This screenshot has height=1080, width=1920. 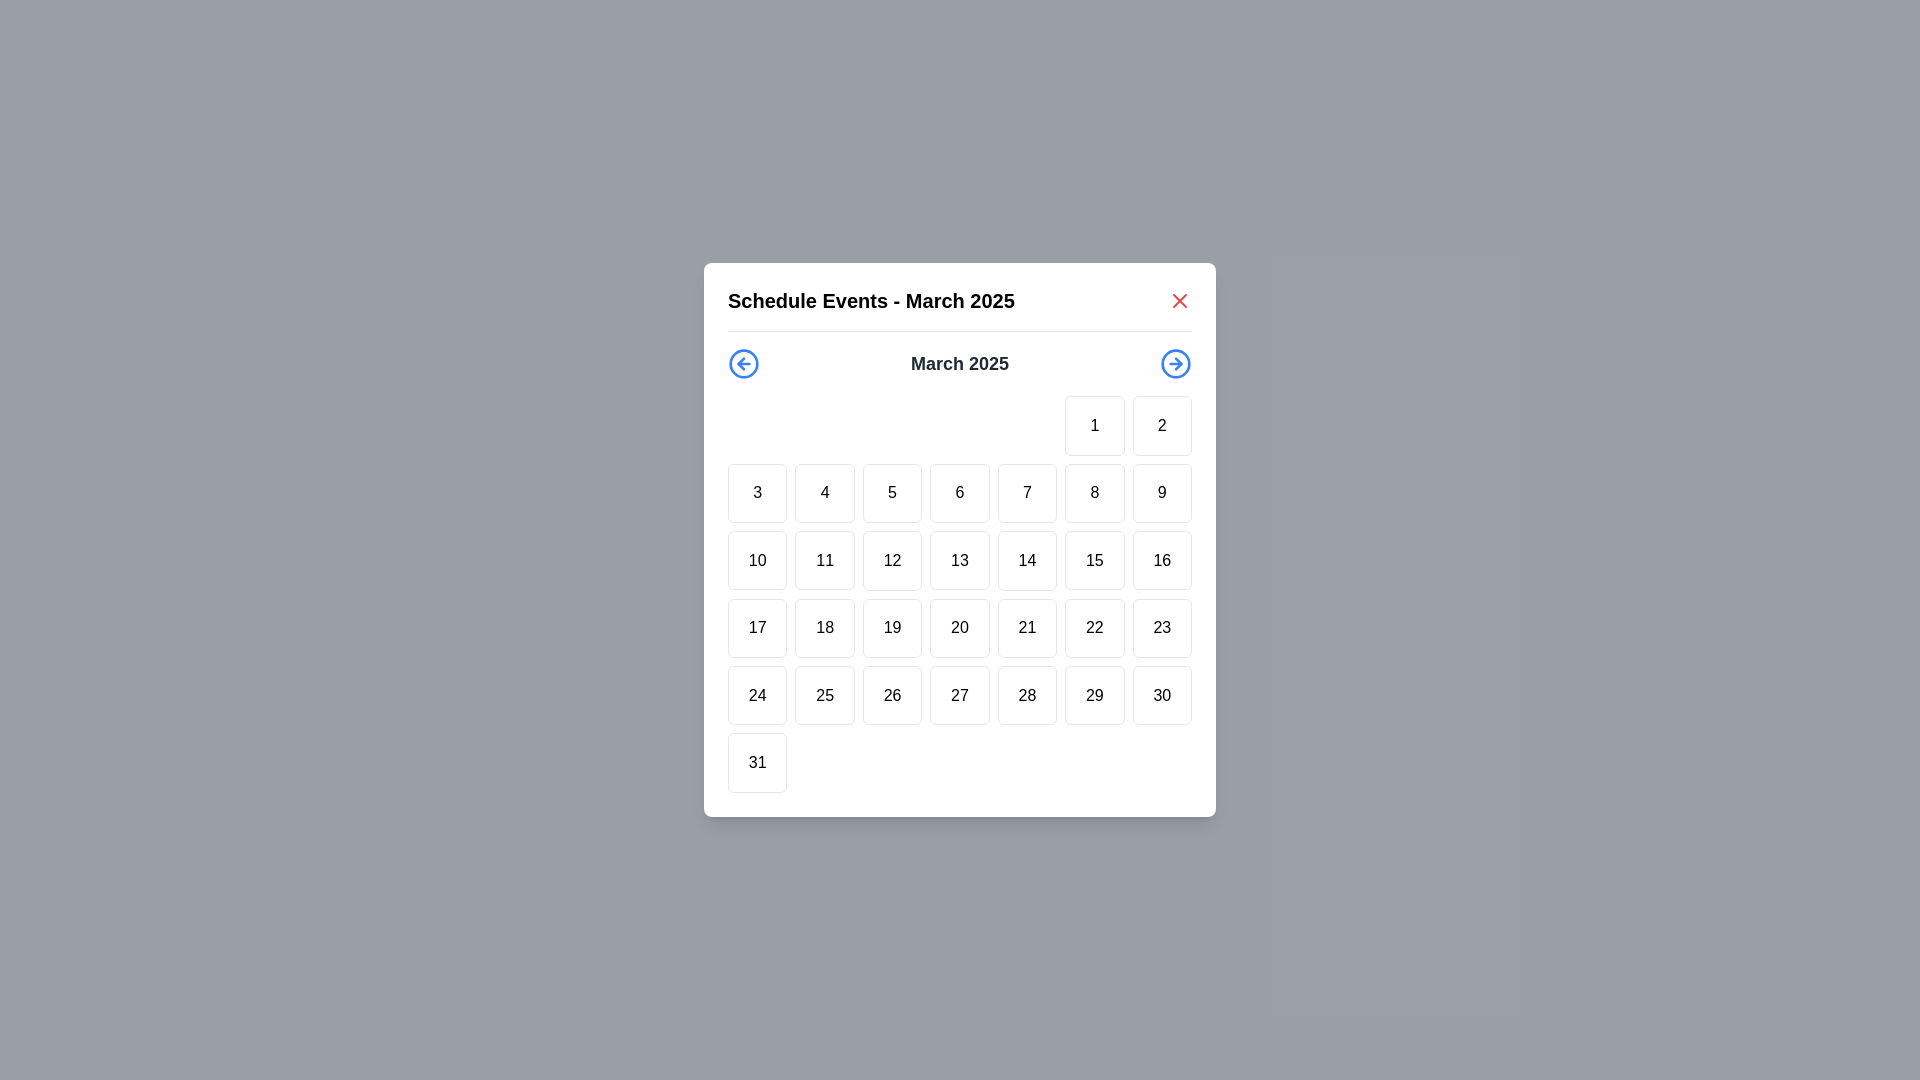 I want to click on the square placeholder grid cell located as the third item in the top row of the calendar grid, which is visually distinct as it contains no numbers or content, so click(x=891, y=424).